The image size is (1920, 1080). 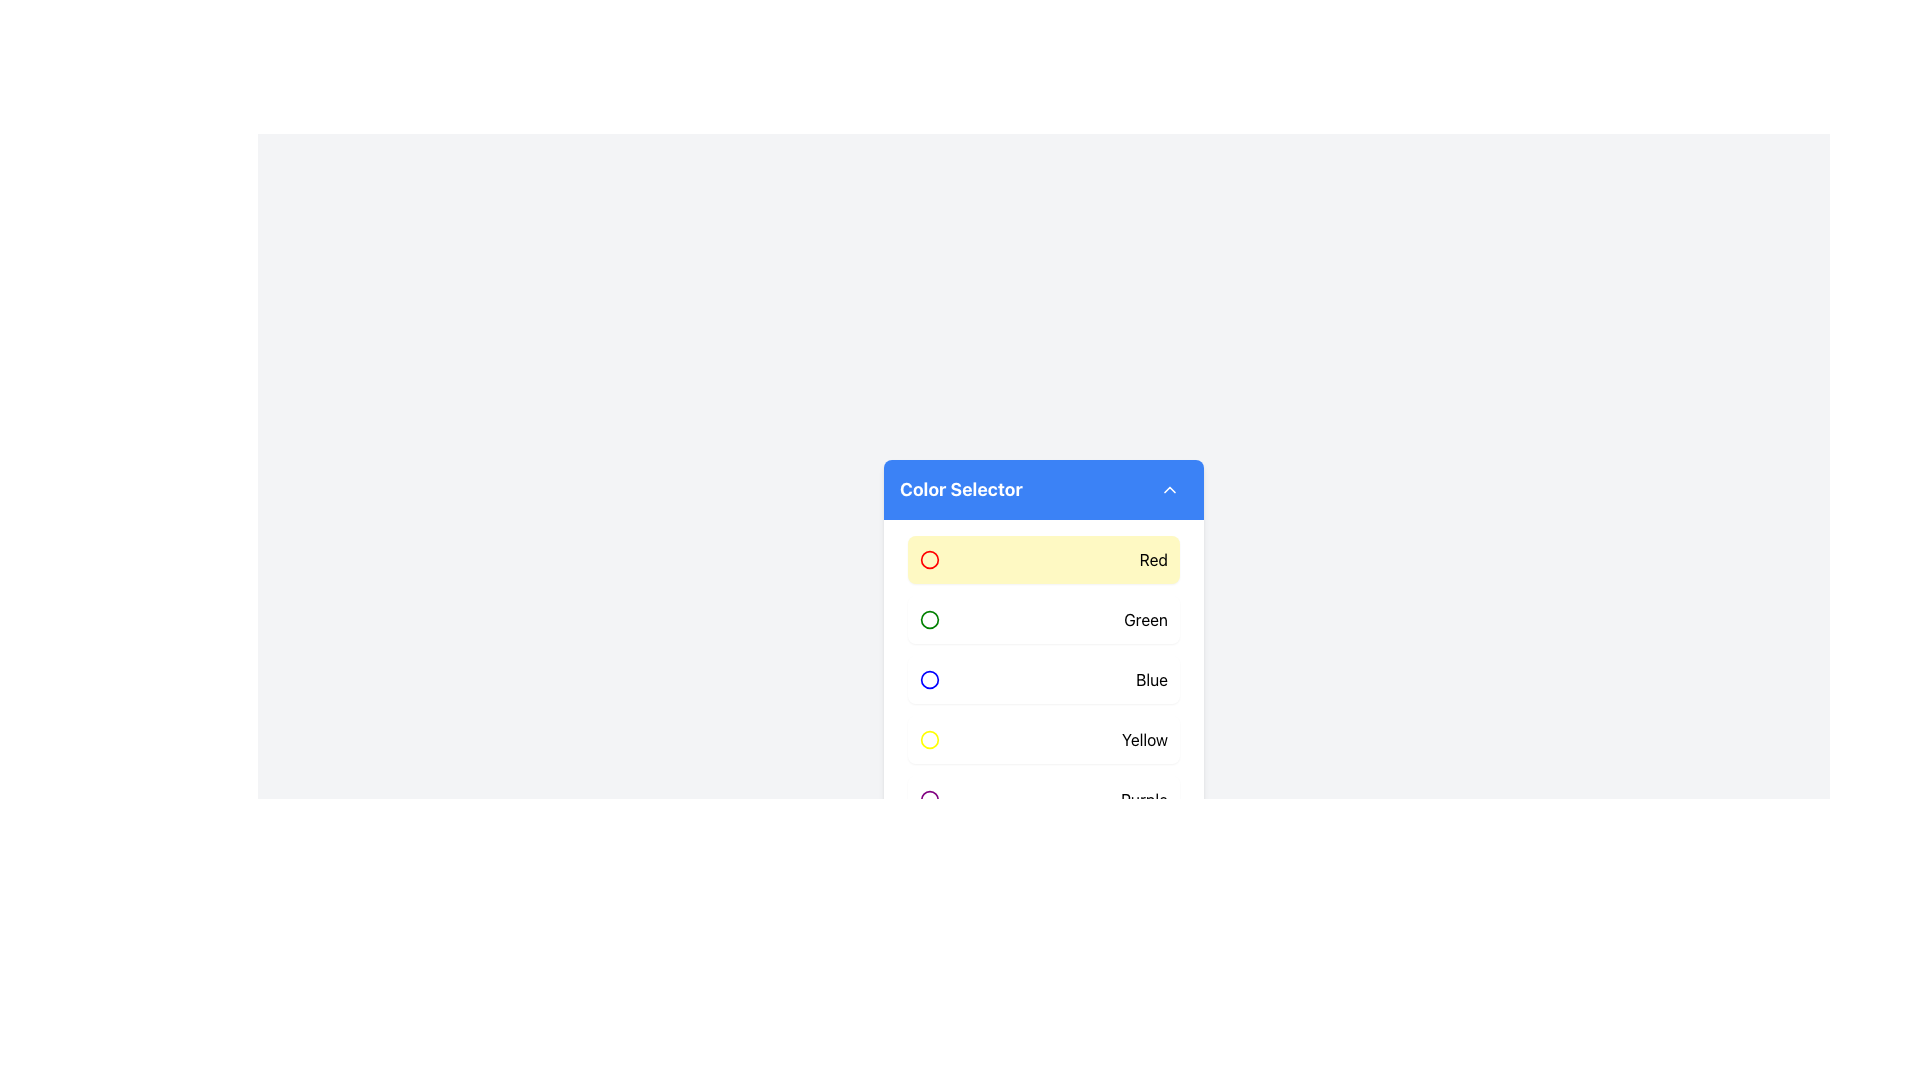 I want to click on the first selectable list item representing the color 'Red', so click(x=1042, y=559).